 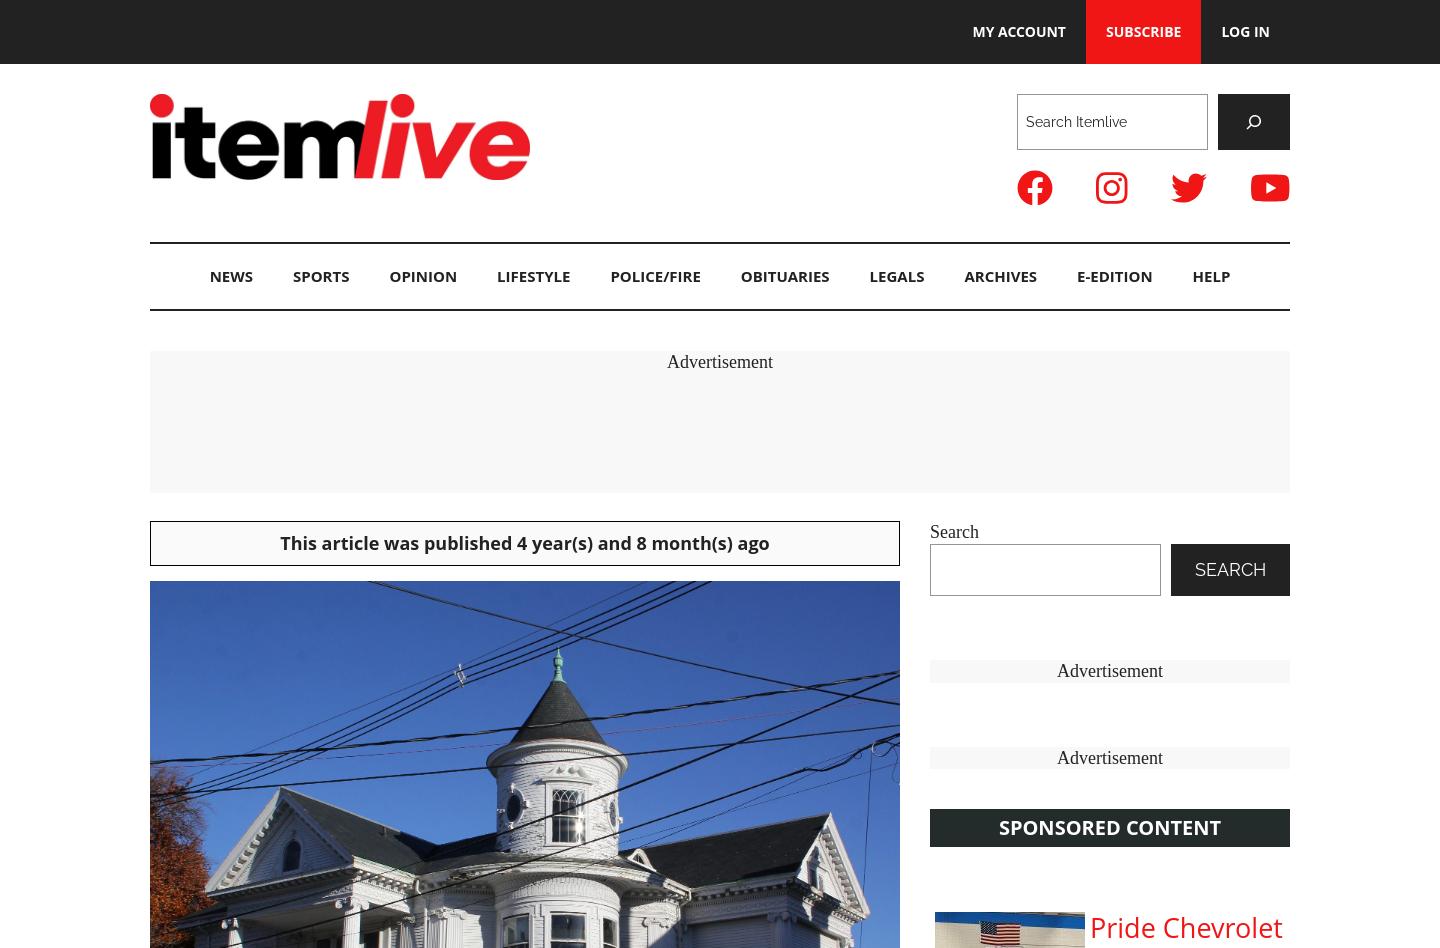 What do you see at coordinates (895, 275) in the screenshot?
I see `'Legals'` at bounding box center [895, 275].